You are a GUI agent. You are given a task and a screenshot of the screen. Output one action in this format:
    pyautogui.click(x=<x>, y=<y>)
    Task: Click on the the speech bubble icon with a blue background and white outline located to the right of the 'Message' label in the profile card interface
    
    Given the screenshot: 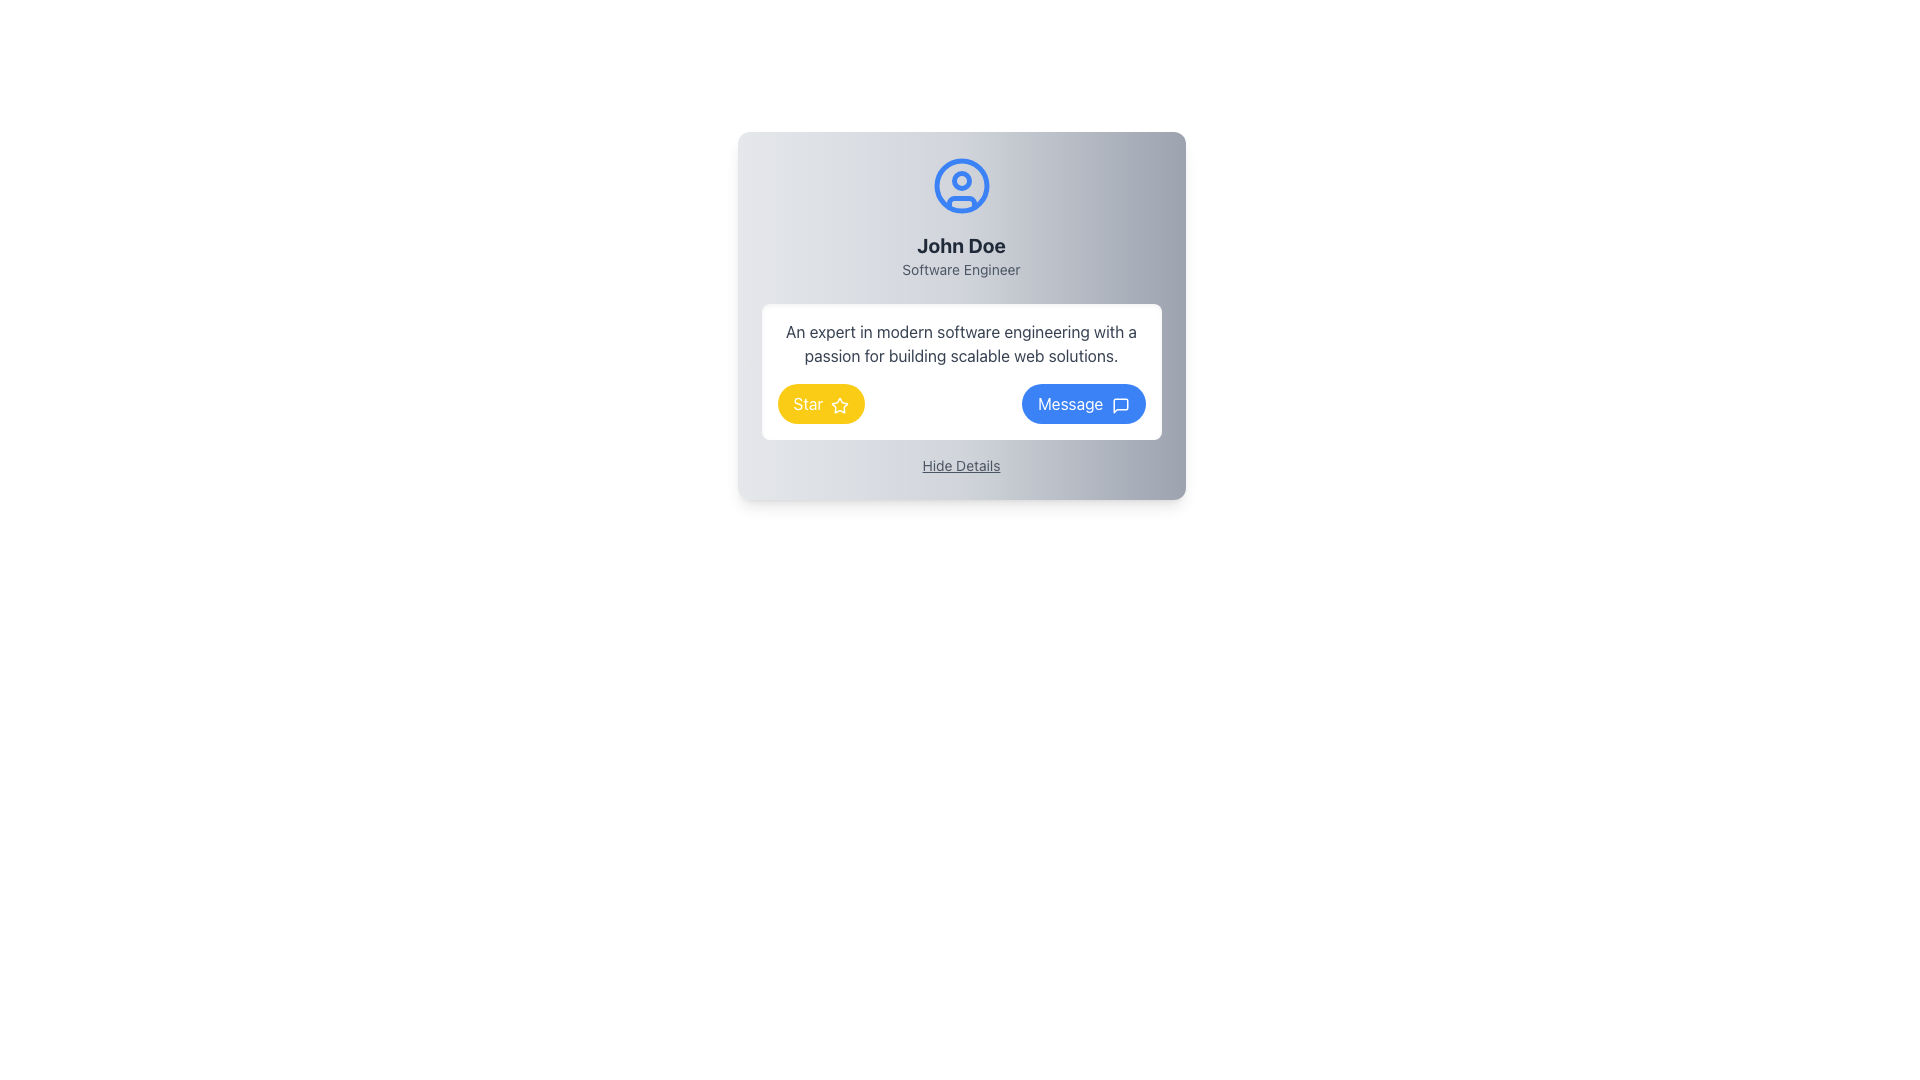 What is the action you would take?
    pyautogui.click(x=1120, y=405)
    